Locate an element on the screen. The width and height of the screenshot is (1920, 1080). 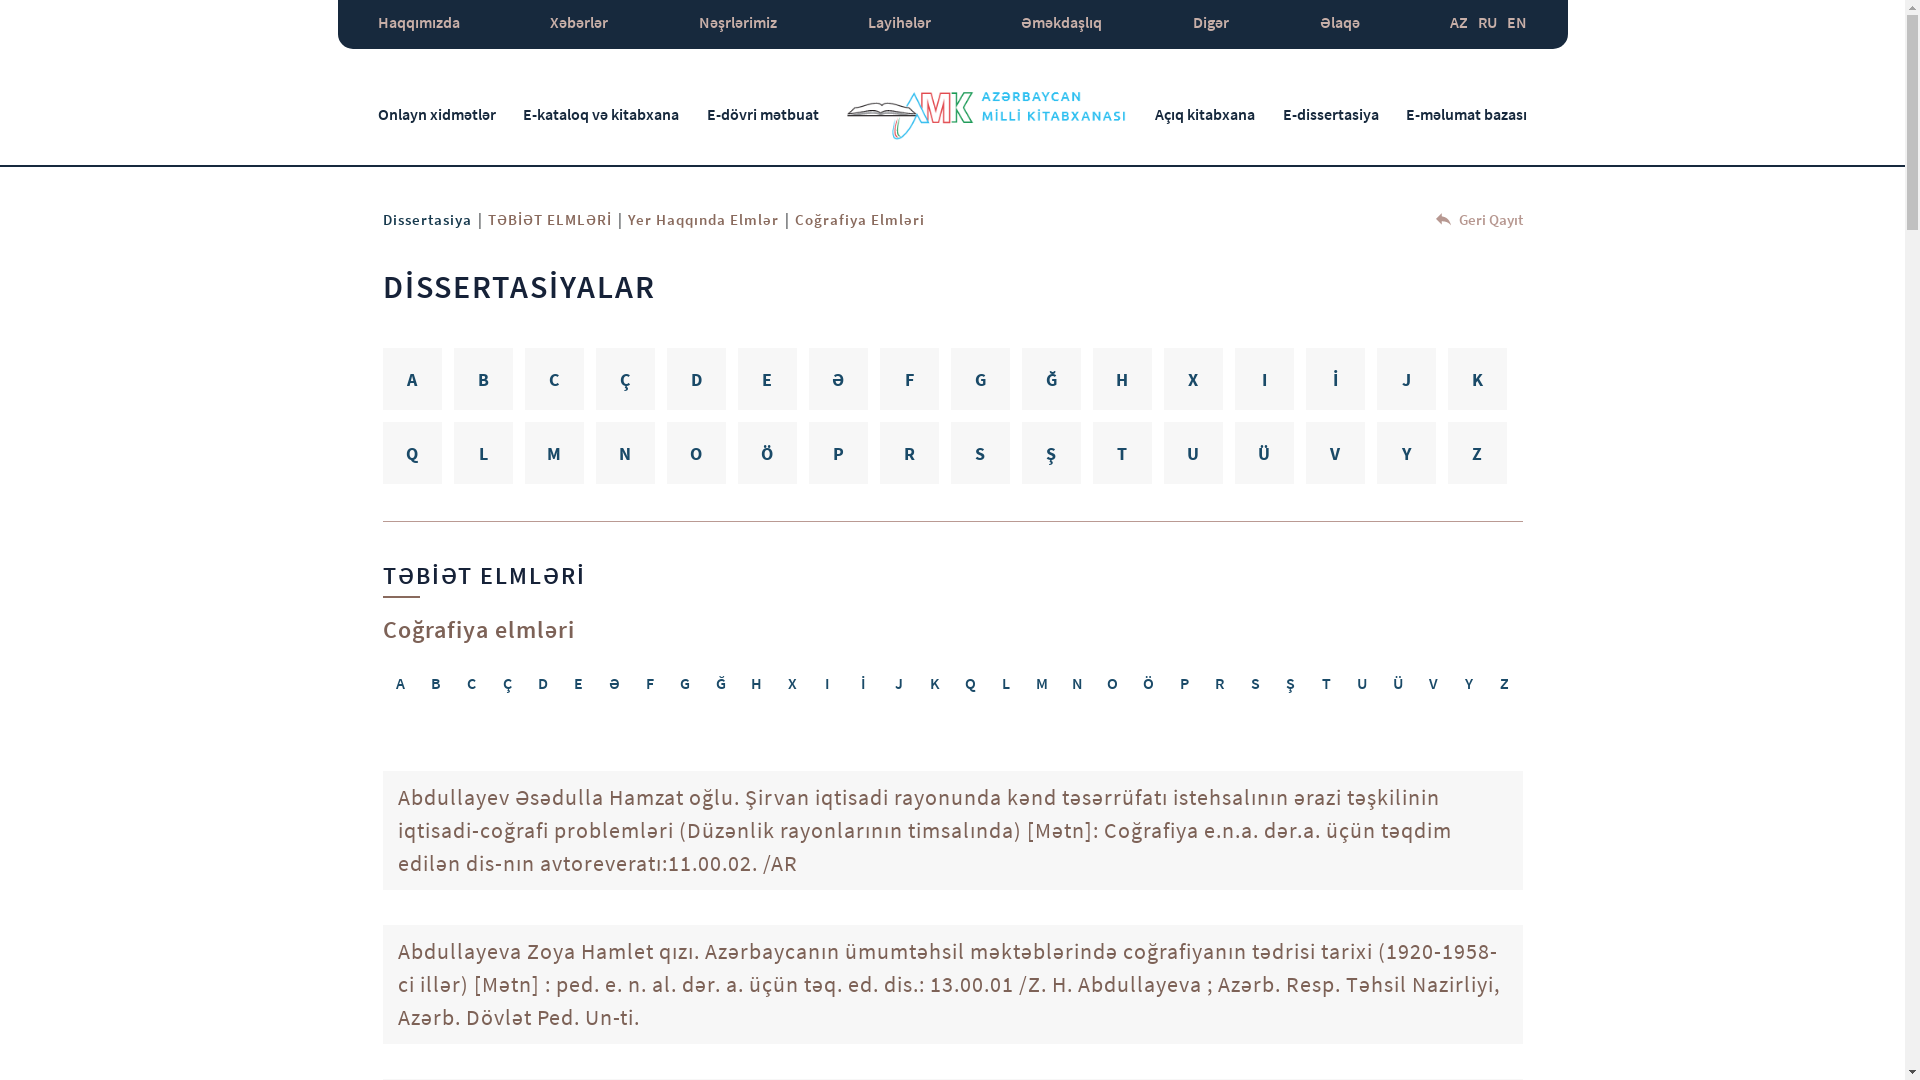
'RU' is located at coordinates (1487, 24).